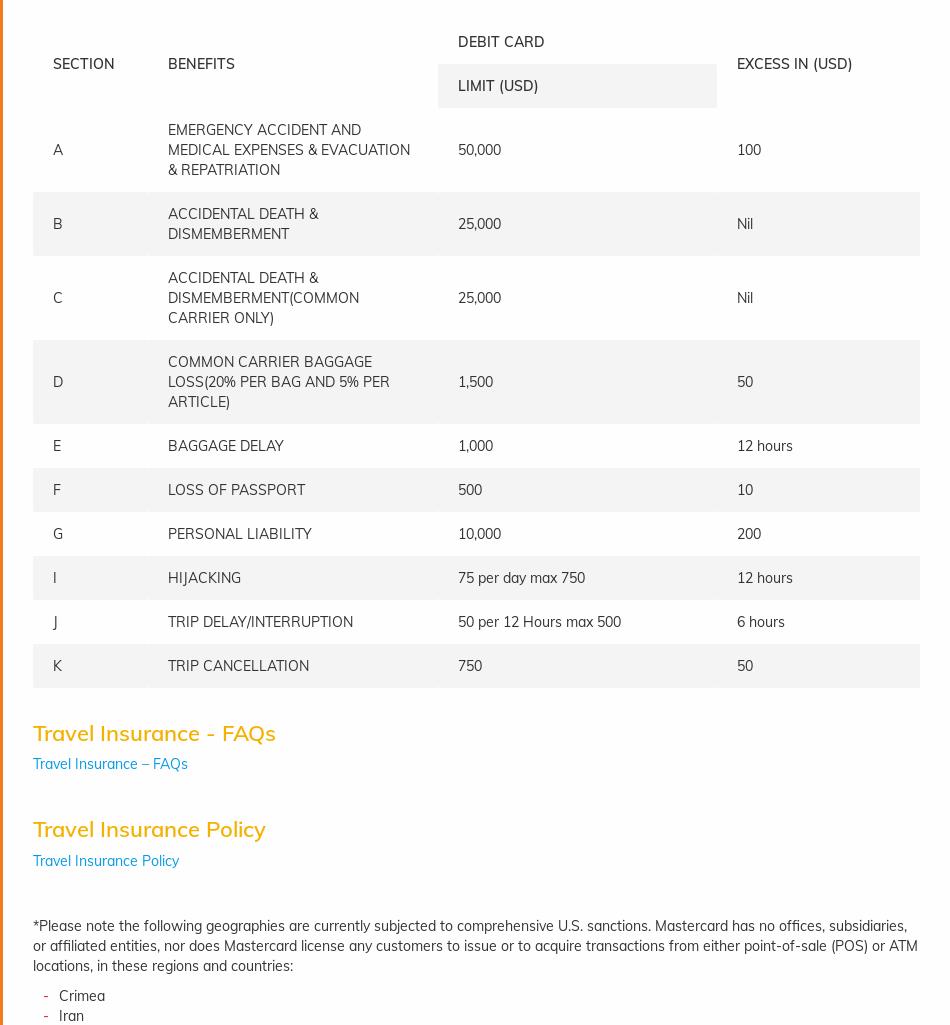  What do you see at coordinates (736, 148) in the screenshot?
I see `'100'` at bounding box center [736, 148].